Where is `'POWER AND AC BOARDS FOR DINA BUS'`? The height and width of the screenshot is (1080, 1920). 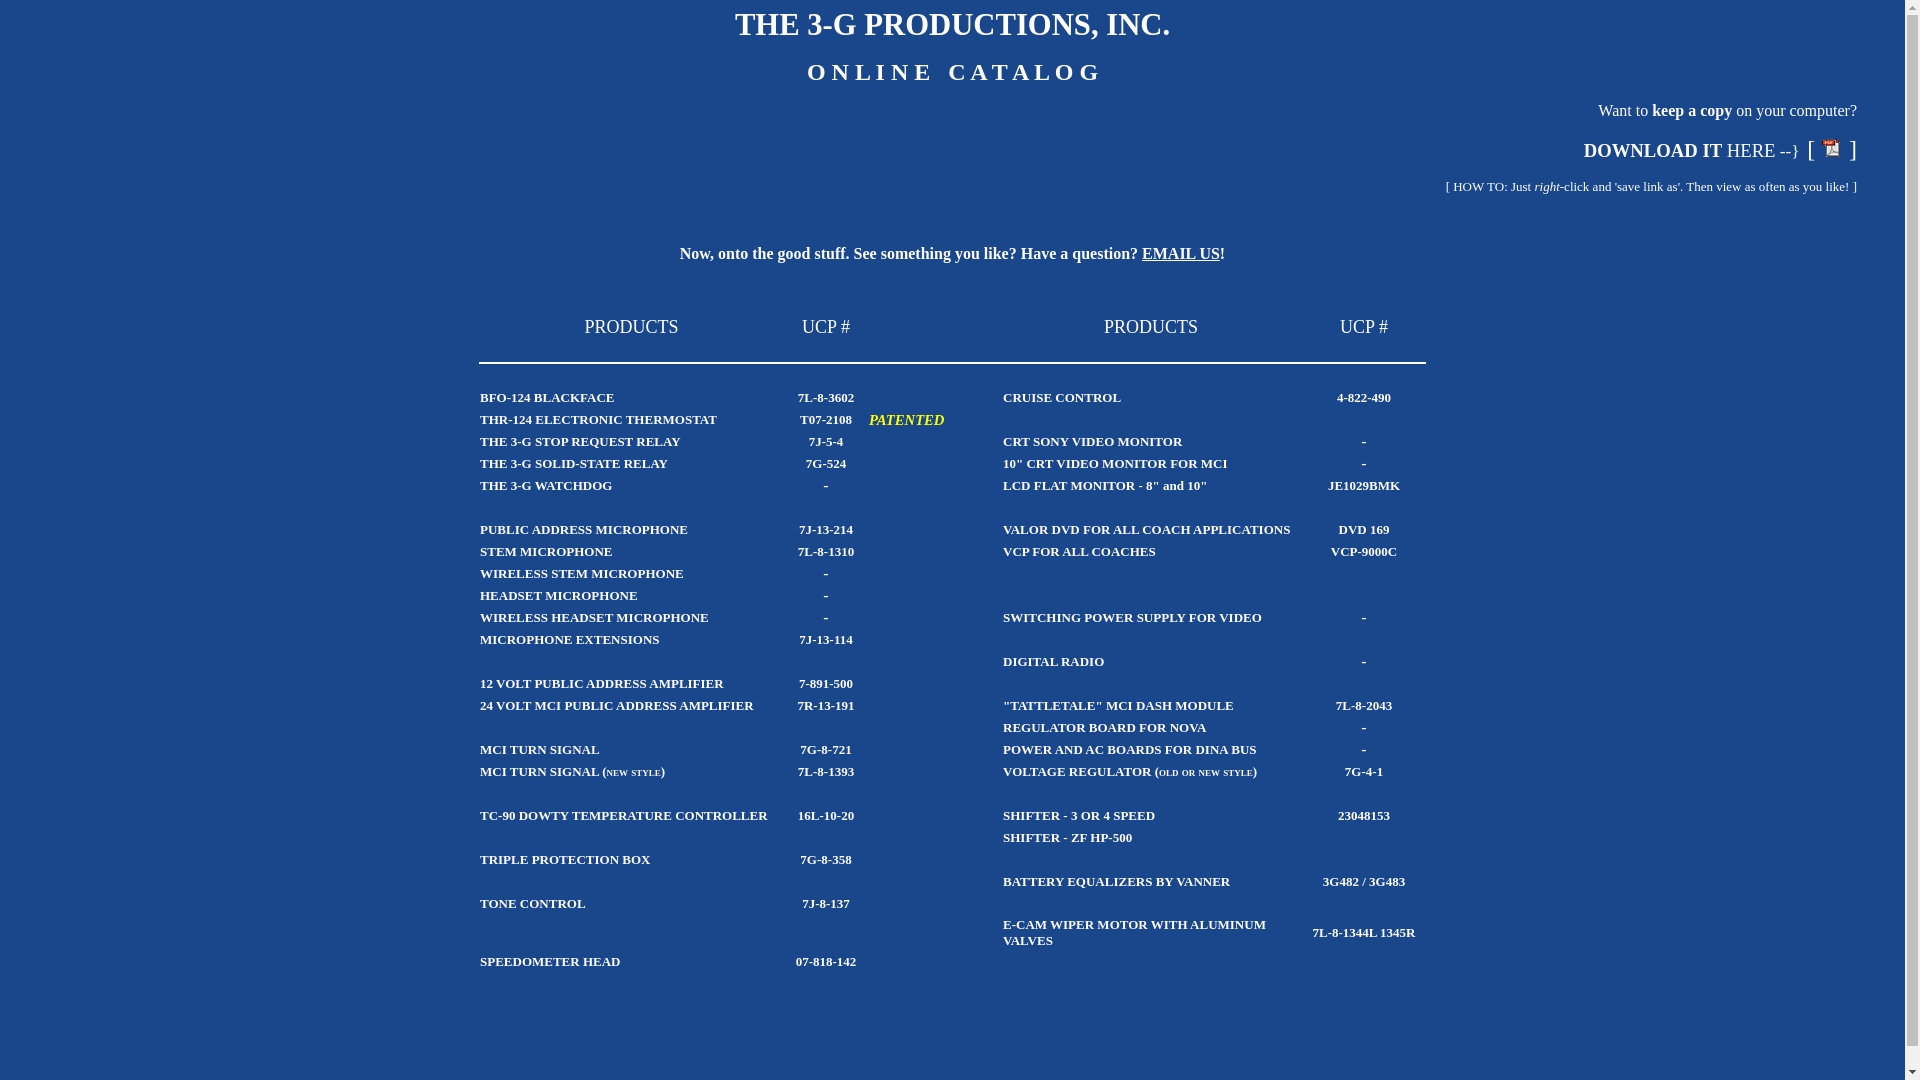 'POWER AND AC BOARDS FOR DINA BUS' is located at coordinates (1003, 748).